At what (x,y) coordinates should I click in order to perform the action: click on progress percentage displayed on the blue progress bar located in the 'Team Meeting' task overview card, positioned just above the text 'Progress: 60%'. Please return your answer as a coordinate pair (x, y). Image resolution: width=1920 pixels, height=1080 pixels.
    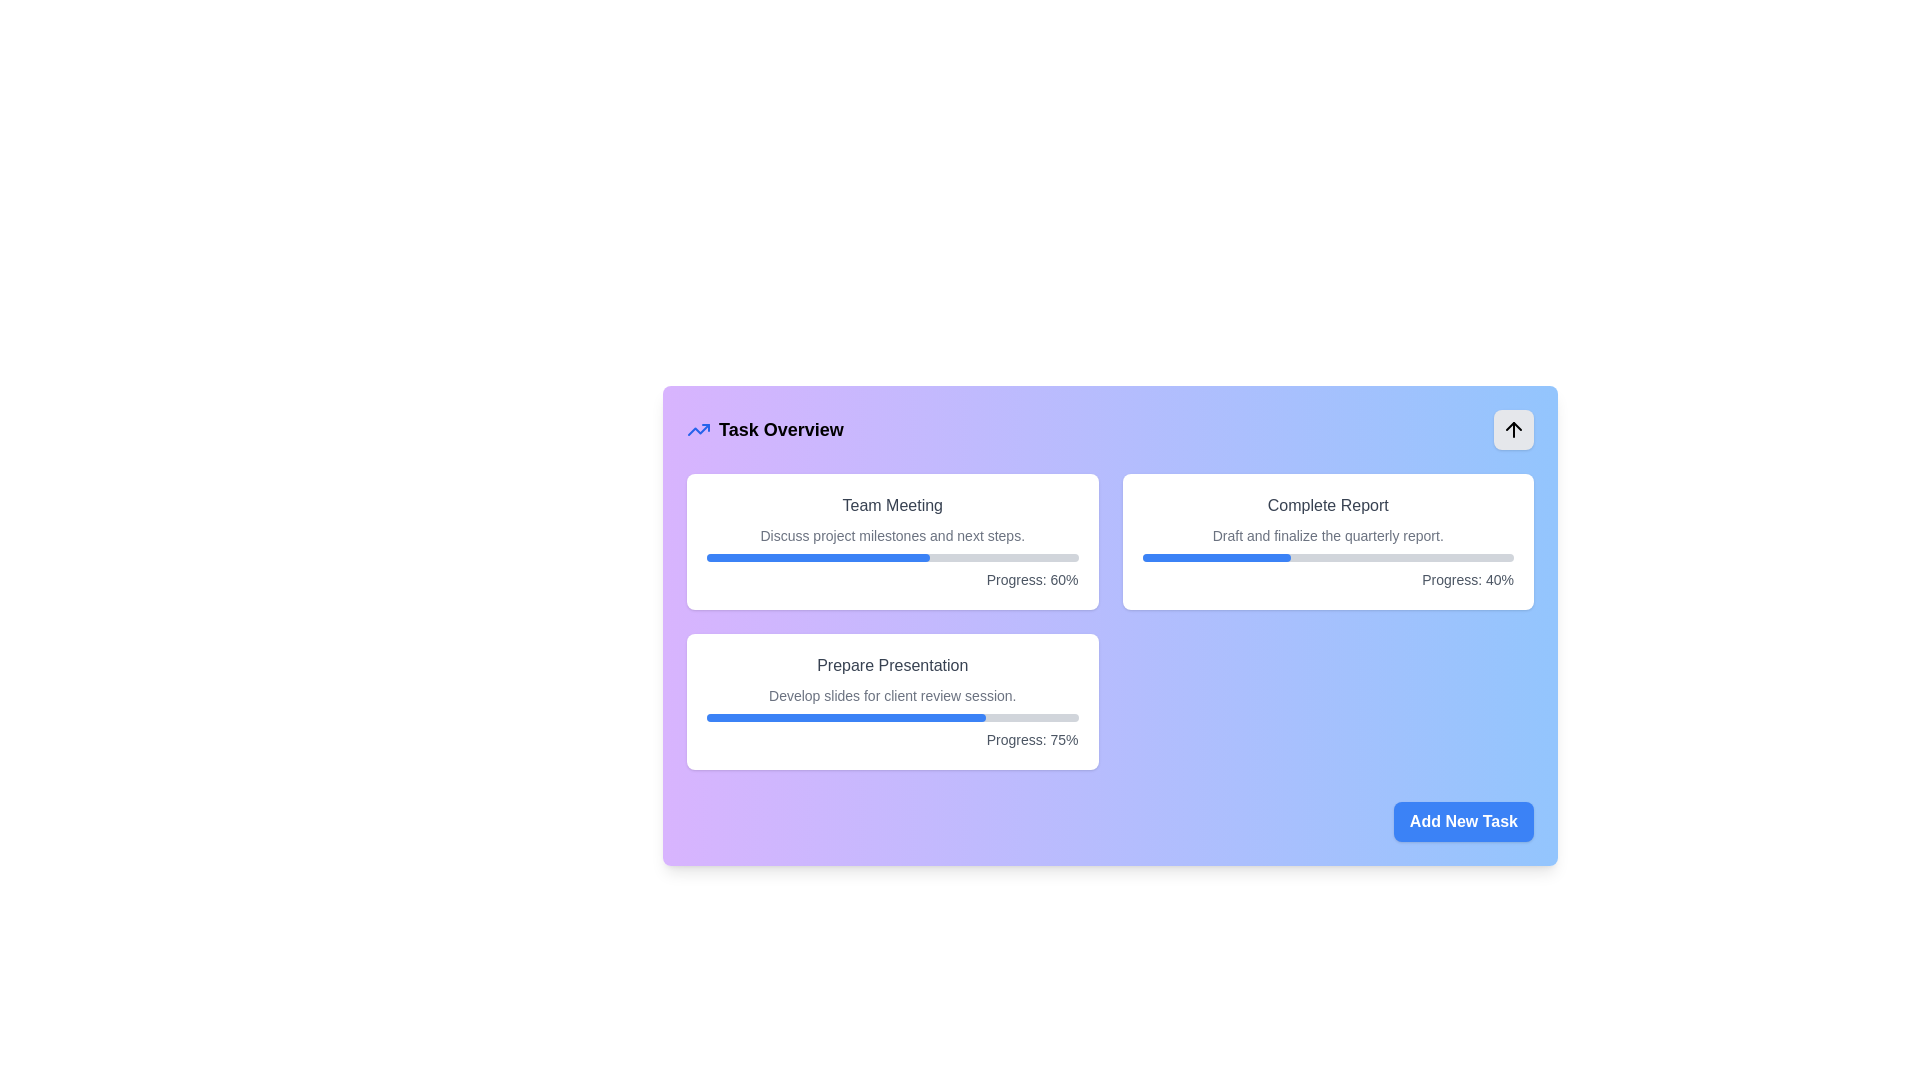
    Looking at the image, I should click on (818, 558).